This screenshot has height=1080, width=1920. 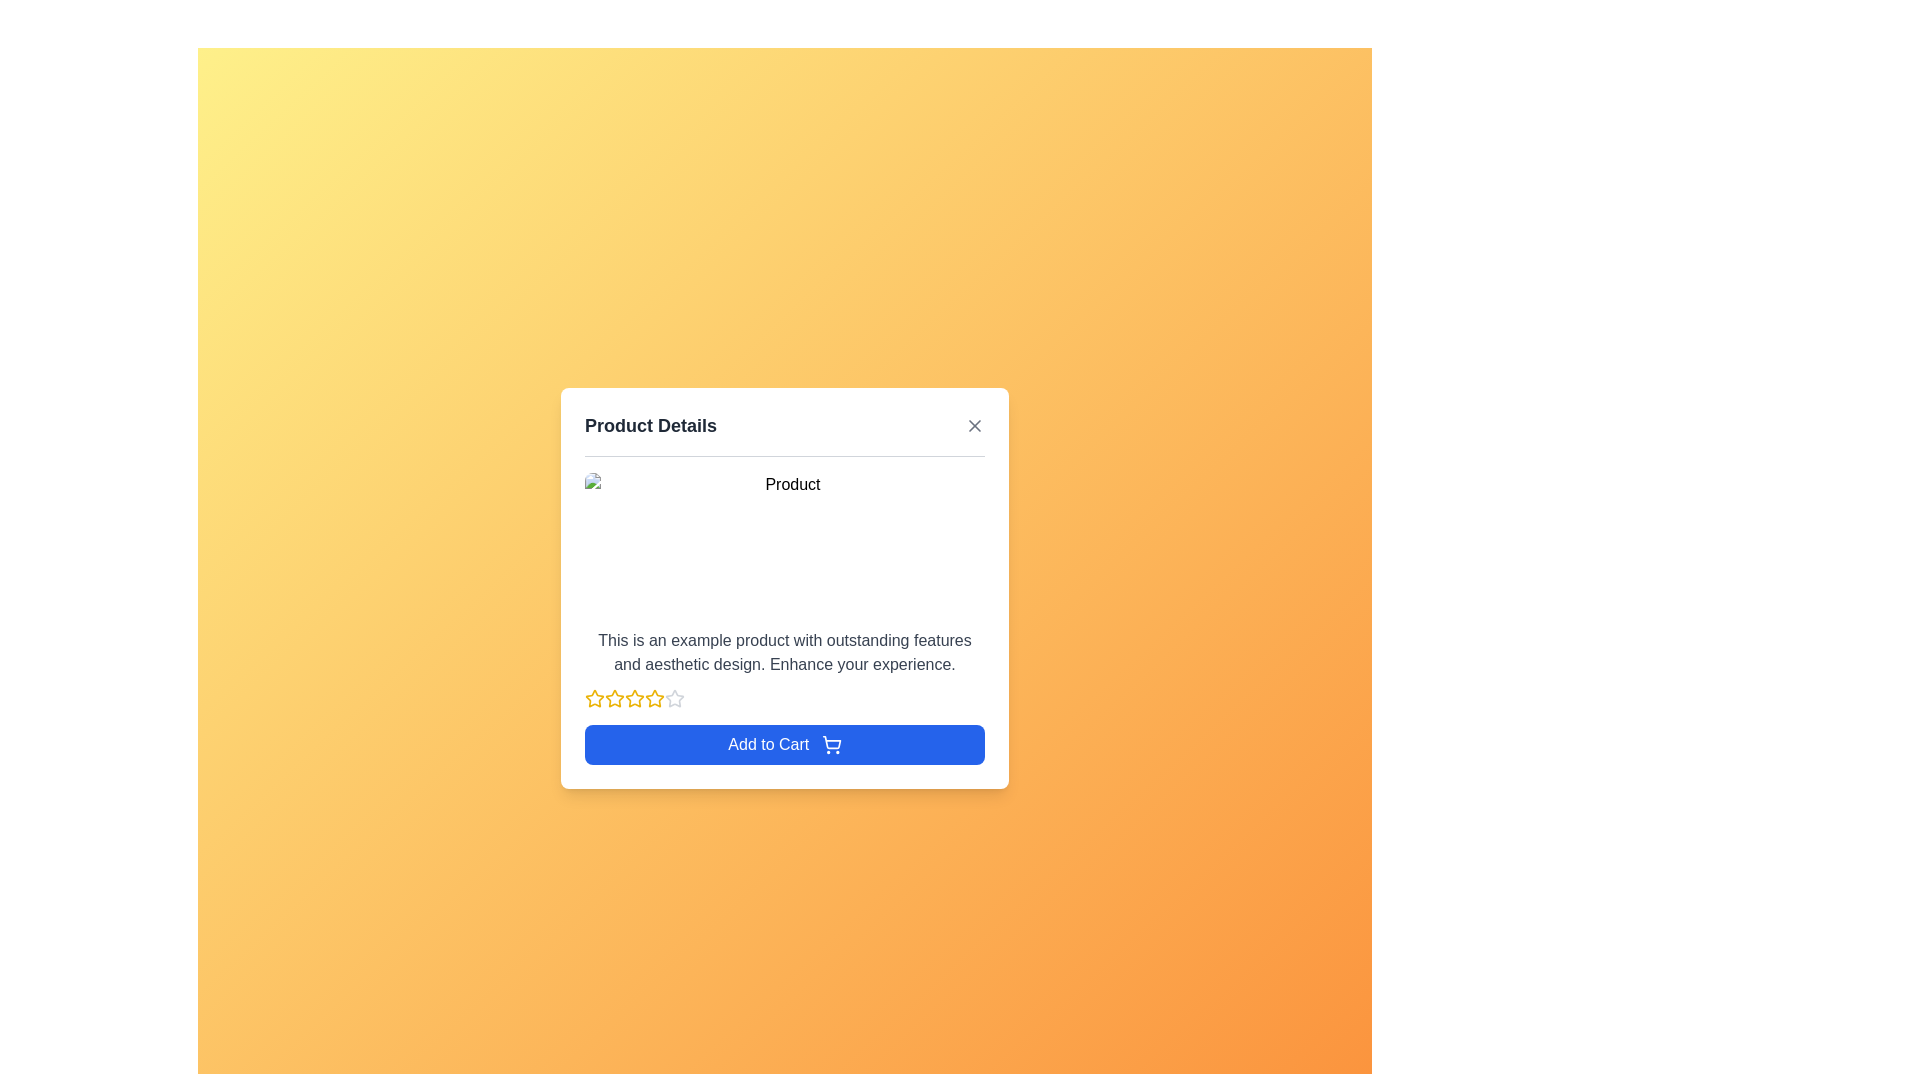 What do you see at coordinates (675, 697) in the screenshot?
I see `the fourth star in the row of rating star buttons` at bounding box center [675, 697].